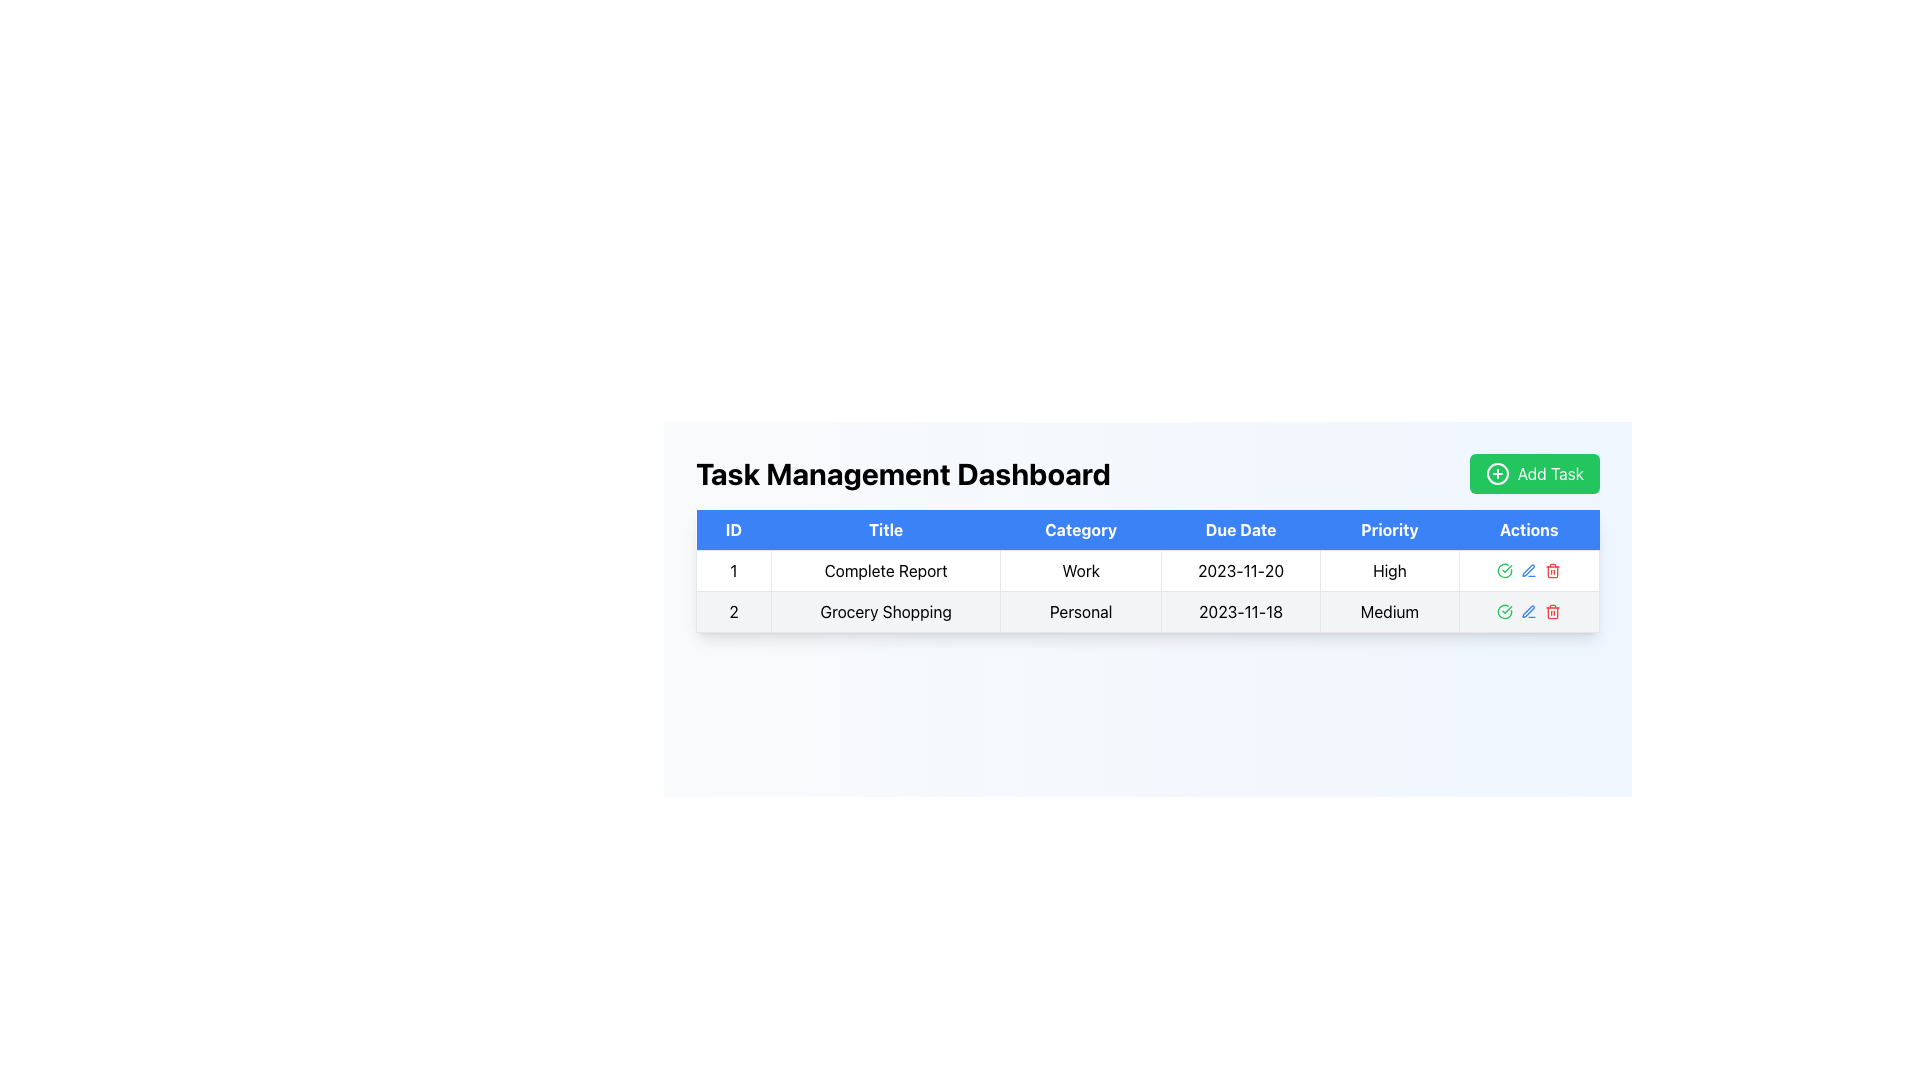 The width and height of the screenshot is (1920, 1080). What do you see at coordinates (885, 570) in the screenshot?
I see `the task title text label located in the first row of the table under the 'Title' column for additional actions` at bounding box center [885, 570].